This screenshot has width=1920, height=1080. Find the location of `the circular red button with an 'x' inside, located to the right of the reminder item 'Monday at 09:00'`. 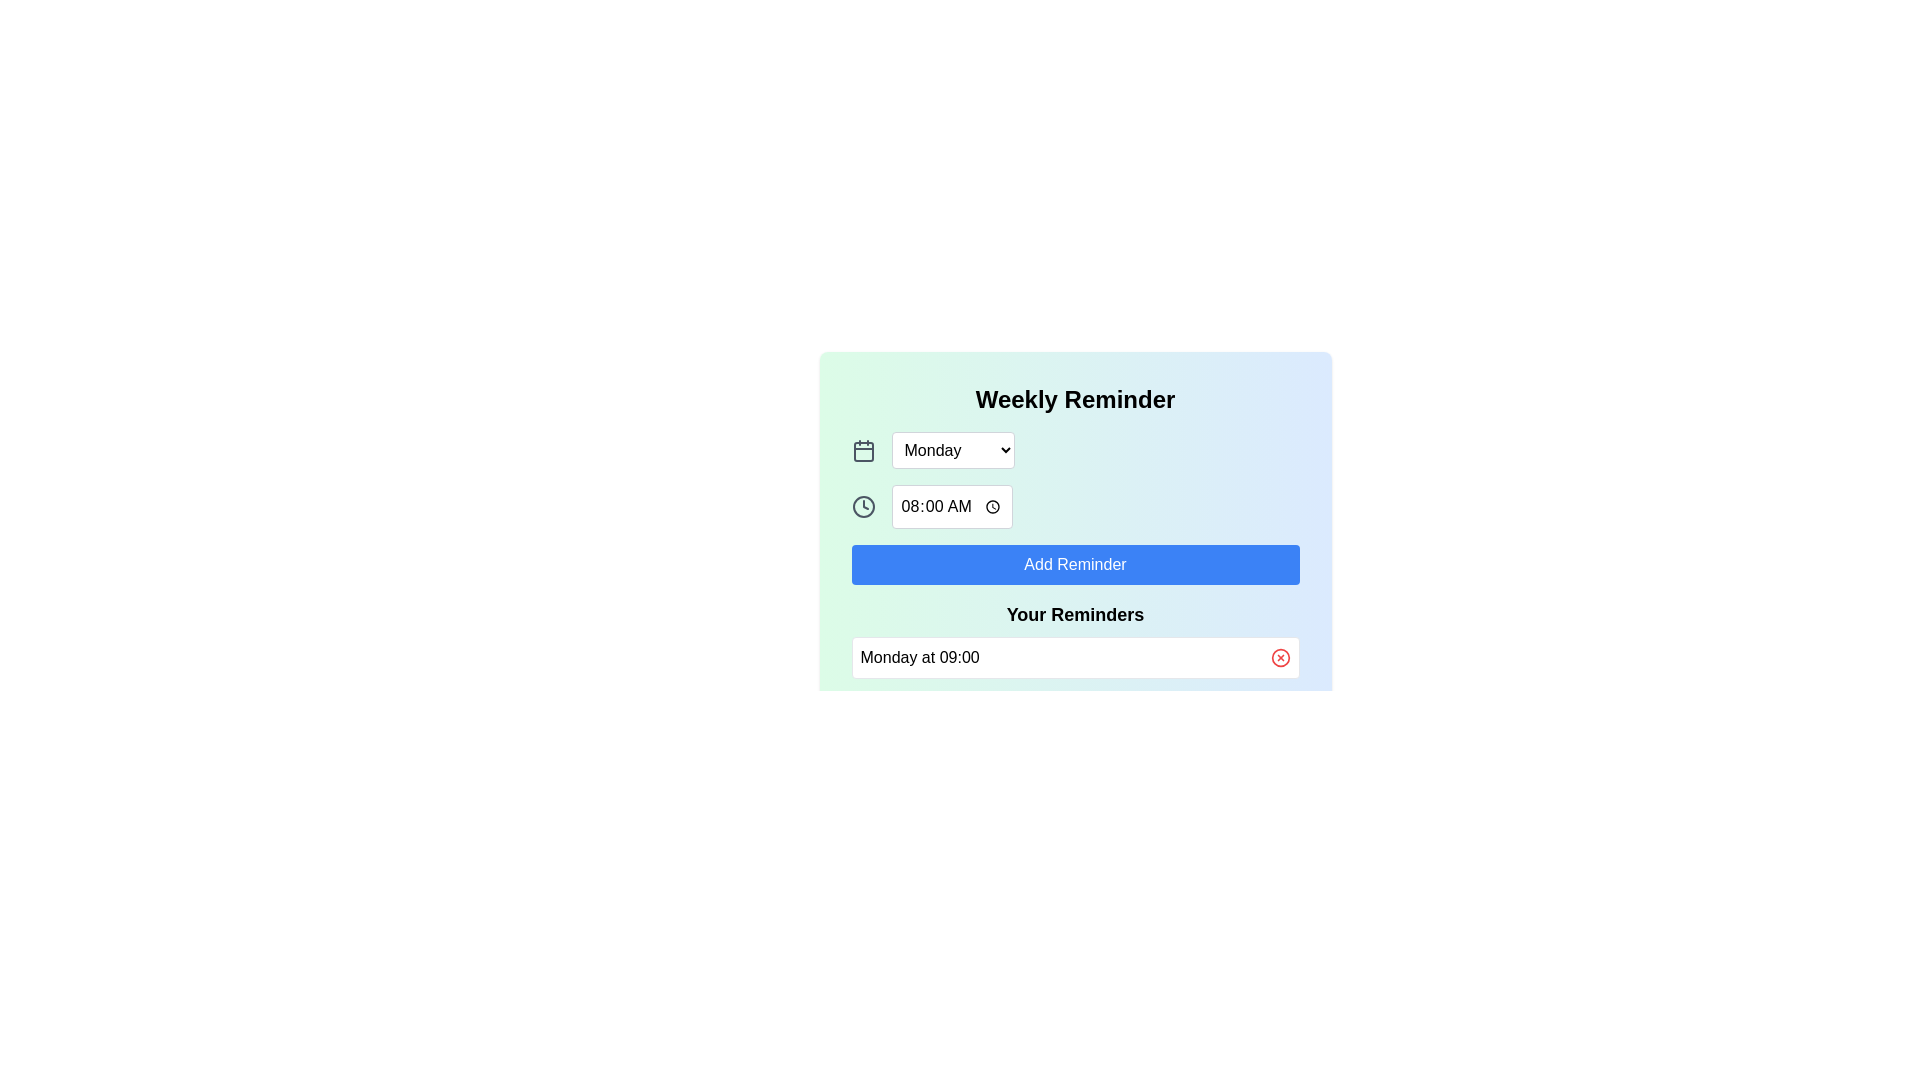

the circular red button with an 'x' inside, located to the right of the reminder item 'Monday at 09:00' is located at coordinates (1280, 658).